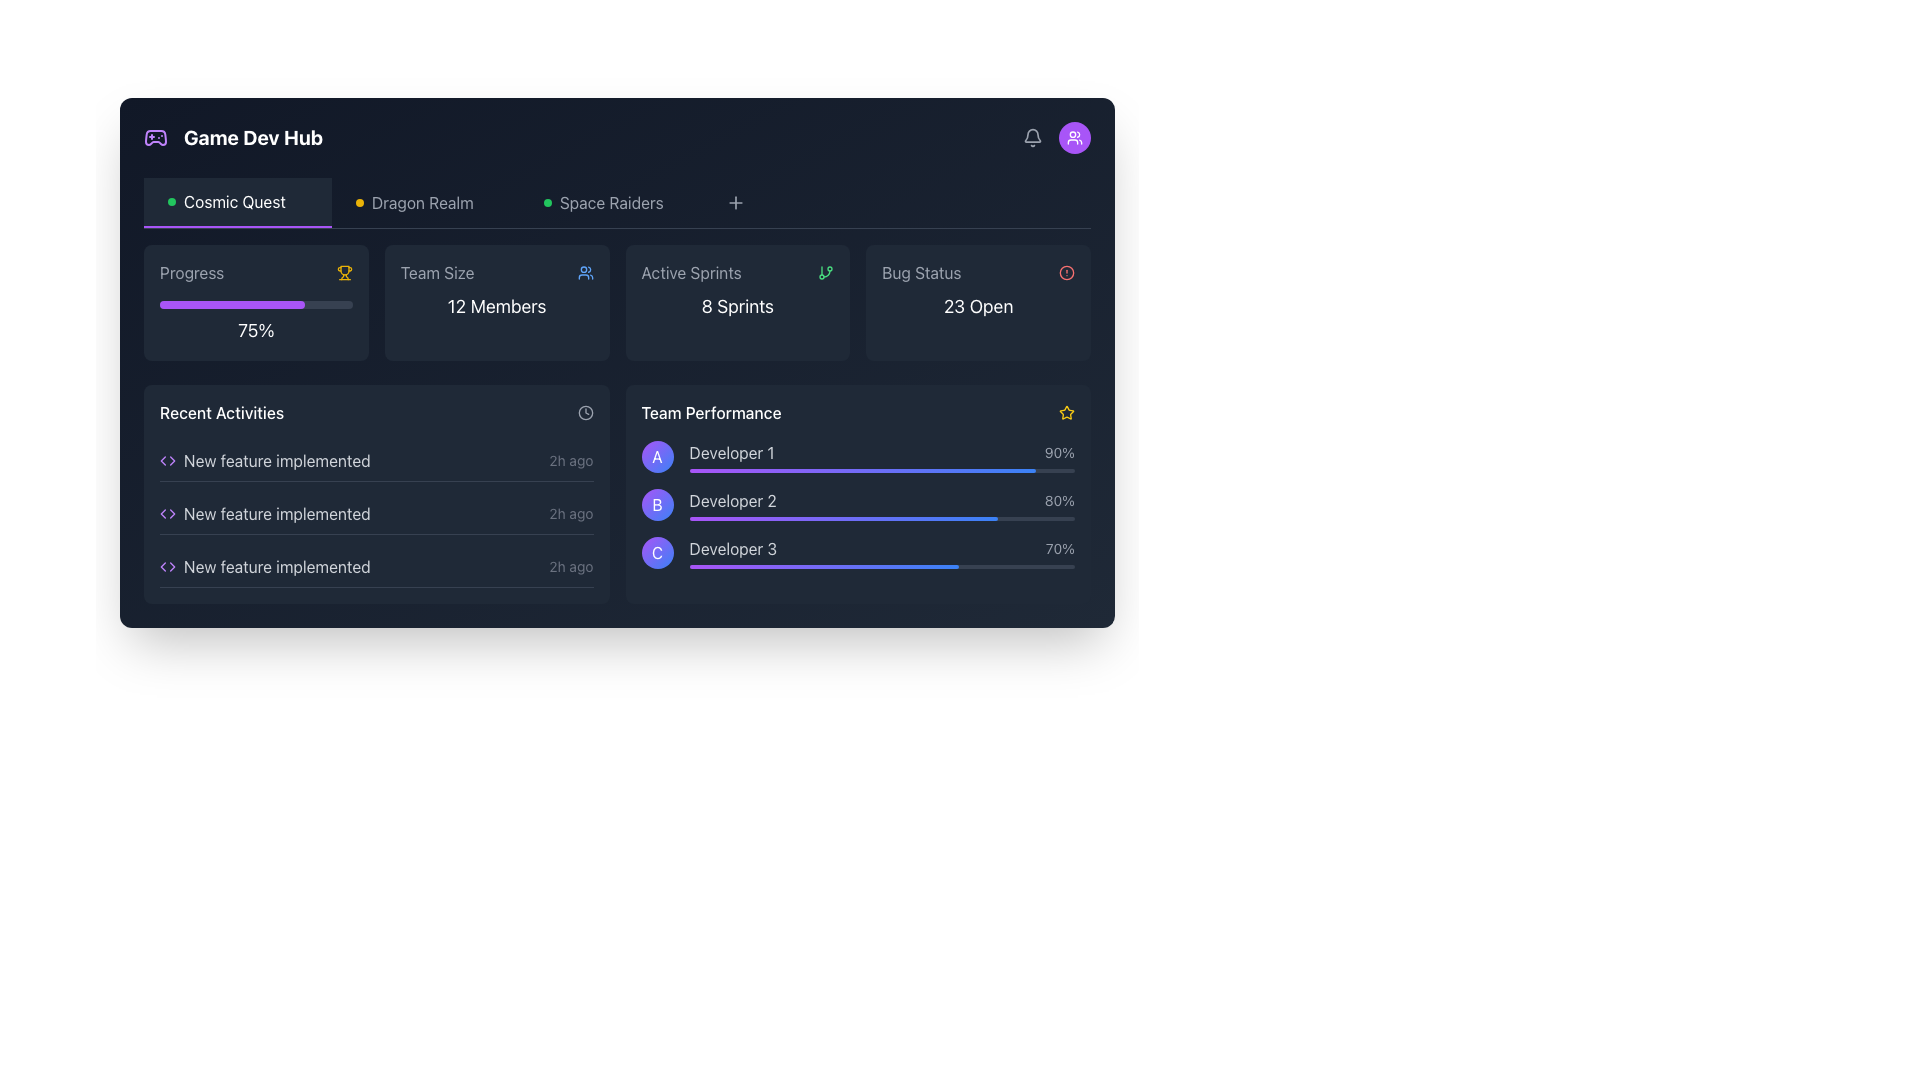 This screenshot has width=1920, height=1080. What do you see at coordinates (881, 567) in the screenshot?
I see `the progress visually on the horizontal progress bar located at the bottom-right of the interface within the 'Team Performance' section for 'Developer 3'` at bounding box center [881, 567].